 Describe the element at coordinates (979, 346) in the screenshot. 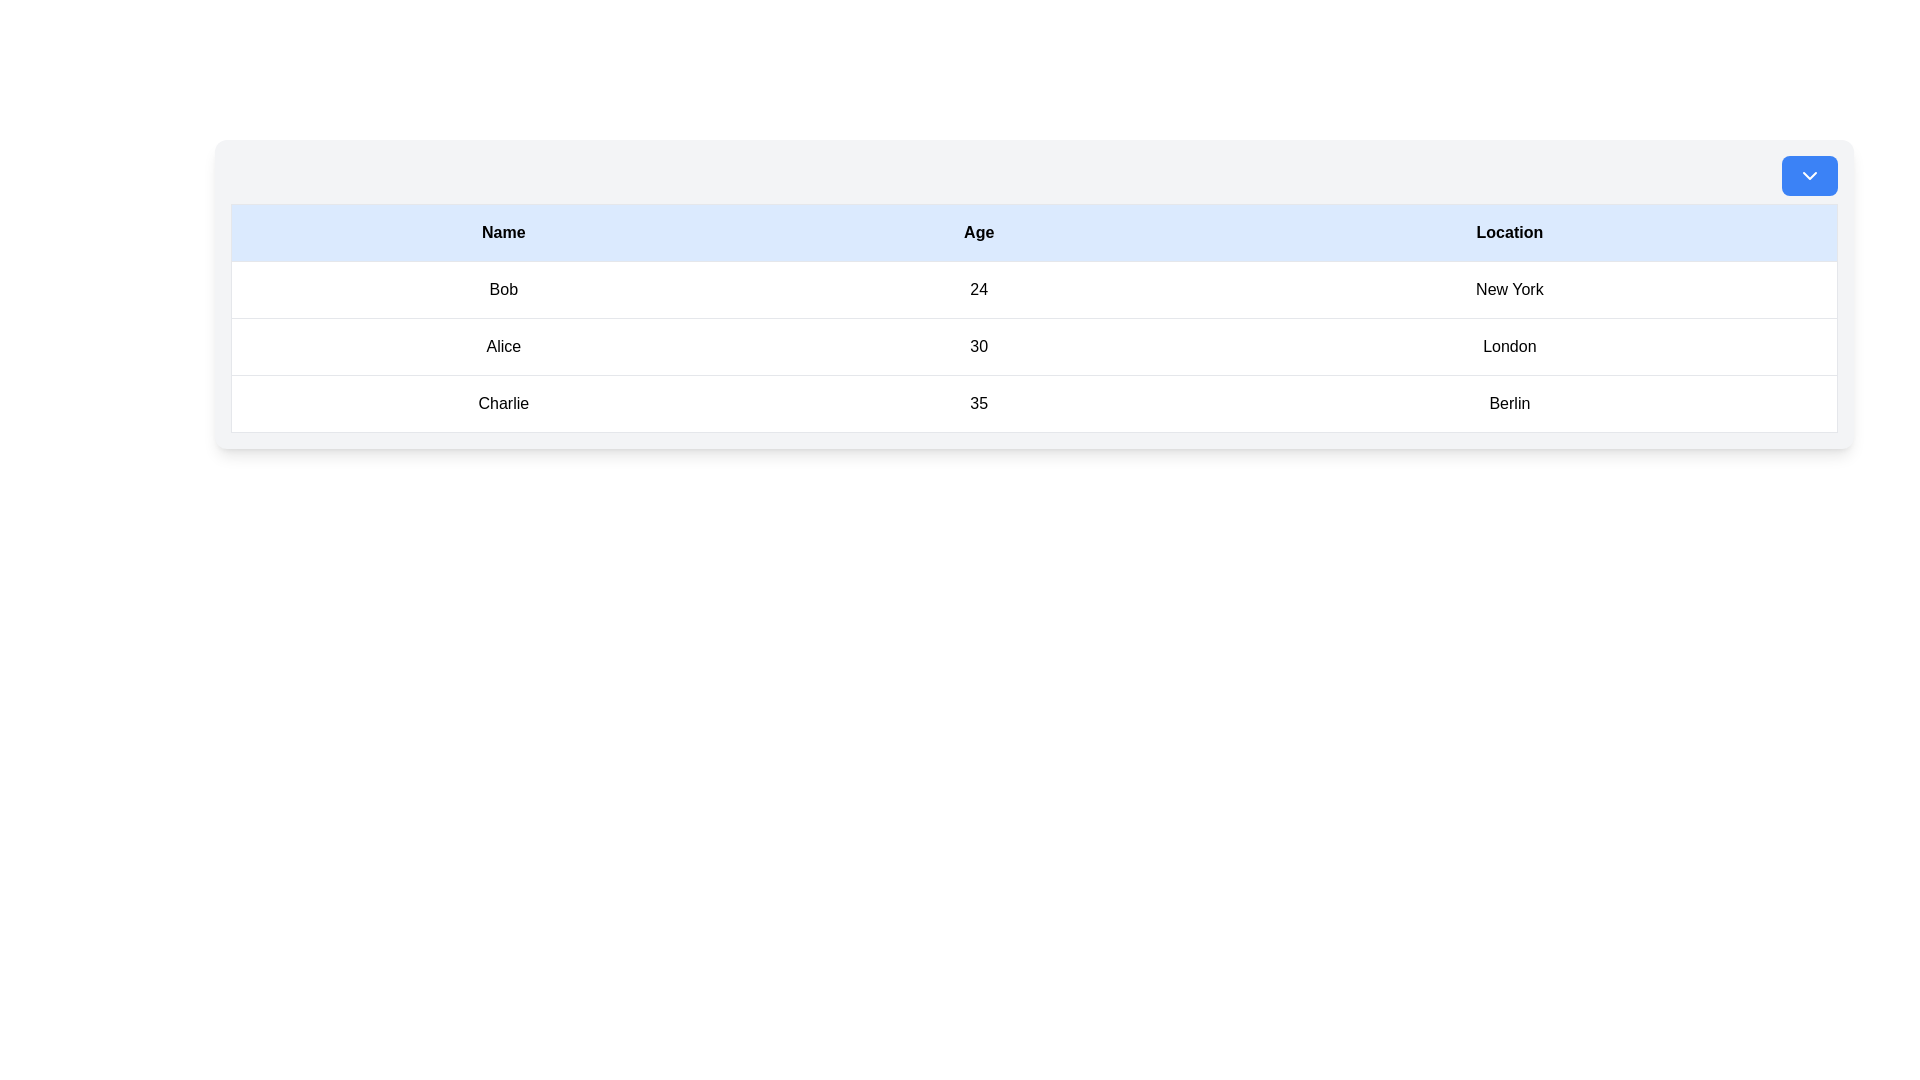

I see `the informational text cell displaying the age value for 'Alice' in the second row of the table under the 'Age' column` at that location.